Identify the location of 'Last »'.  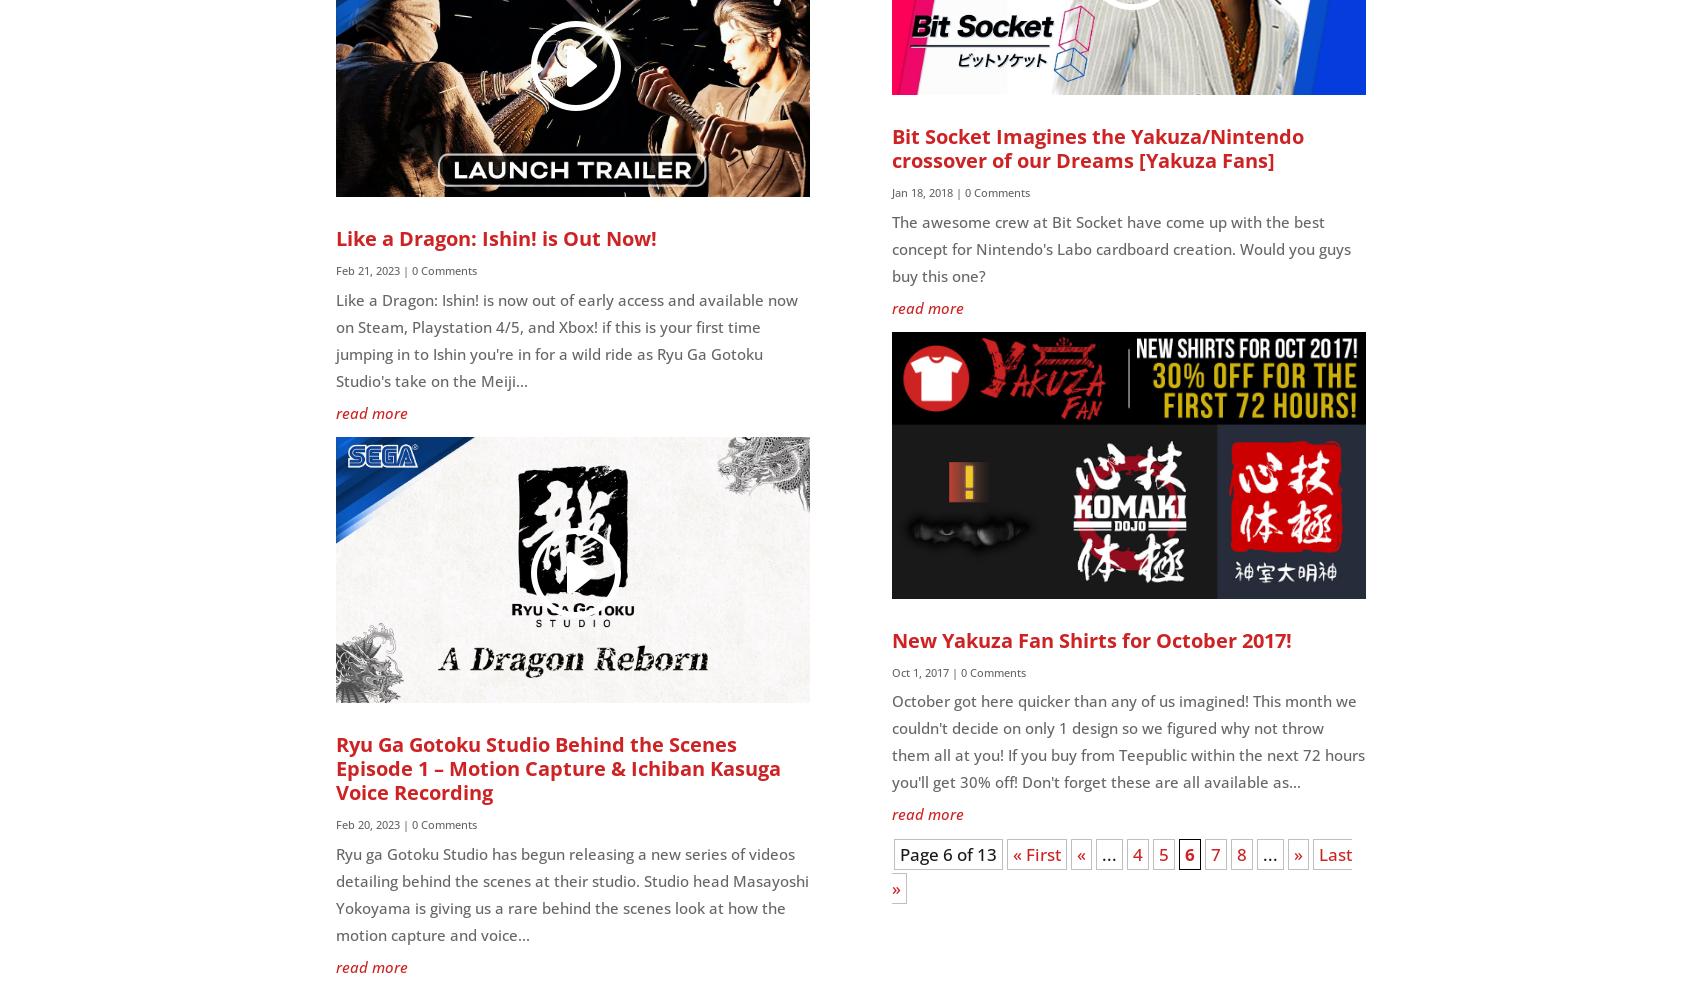
(1120, 871).